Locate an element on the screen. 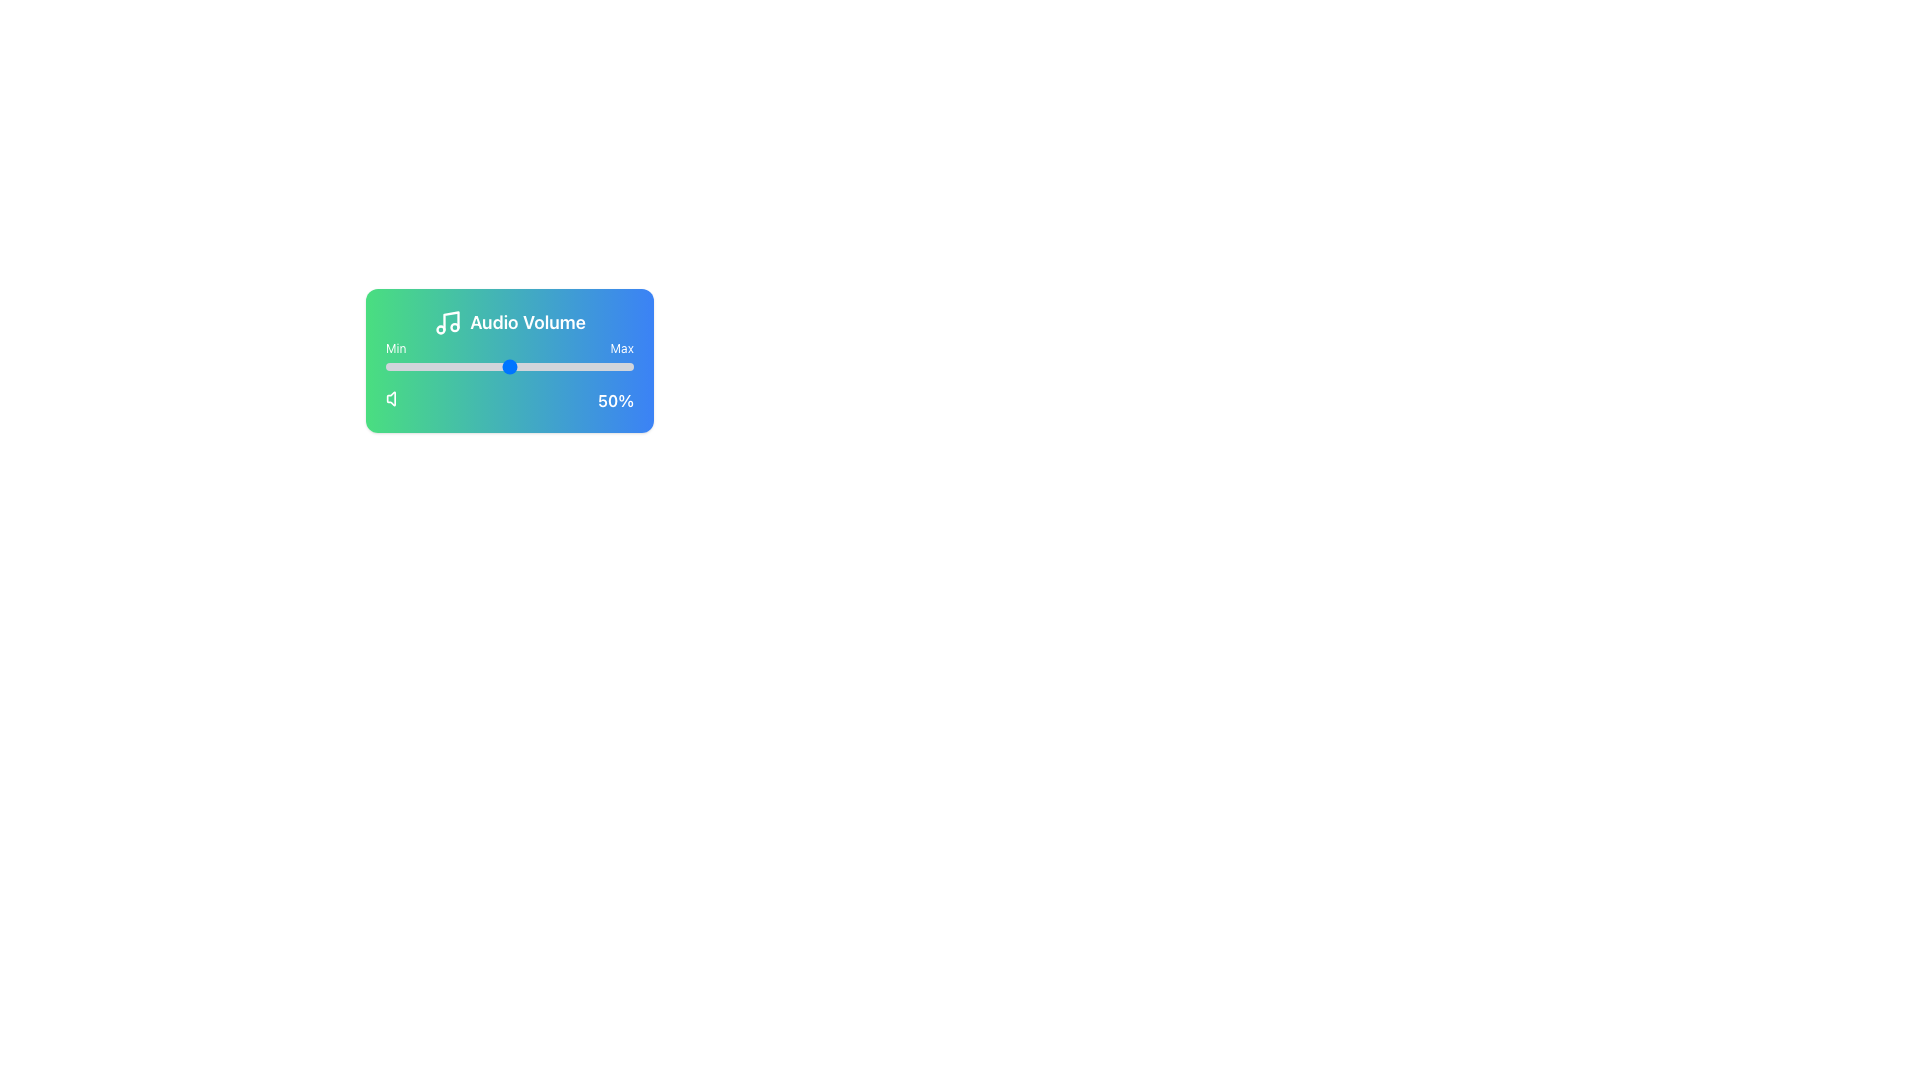  the audio volume slider is located at coordinates (414, 366).